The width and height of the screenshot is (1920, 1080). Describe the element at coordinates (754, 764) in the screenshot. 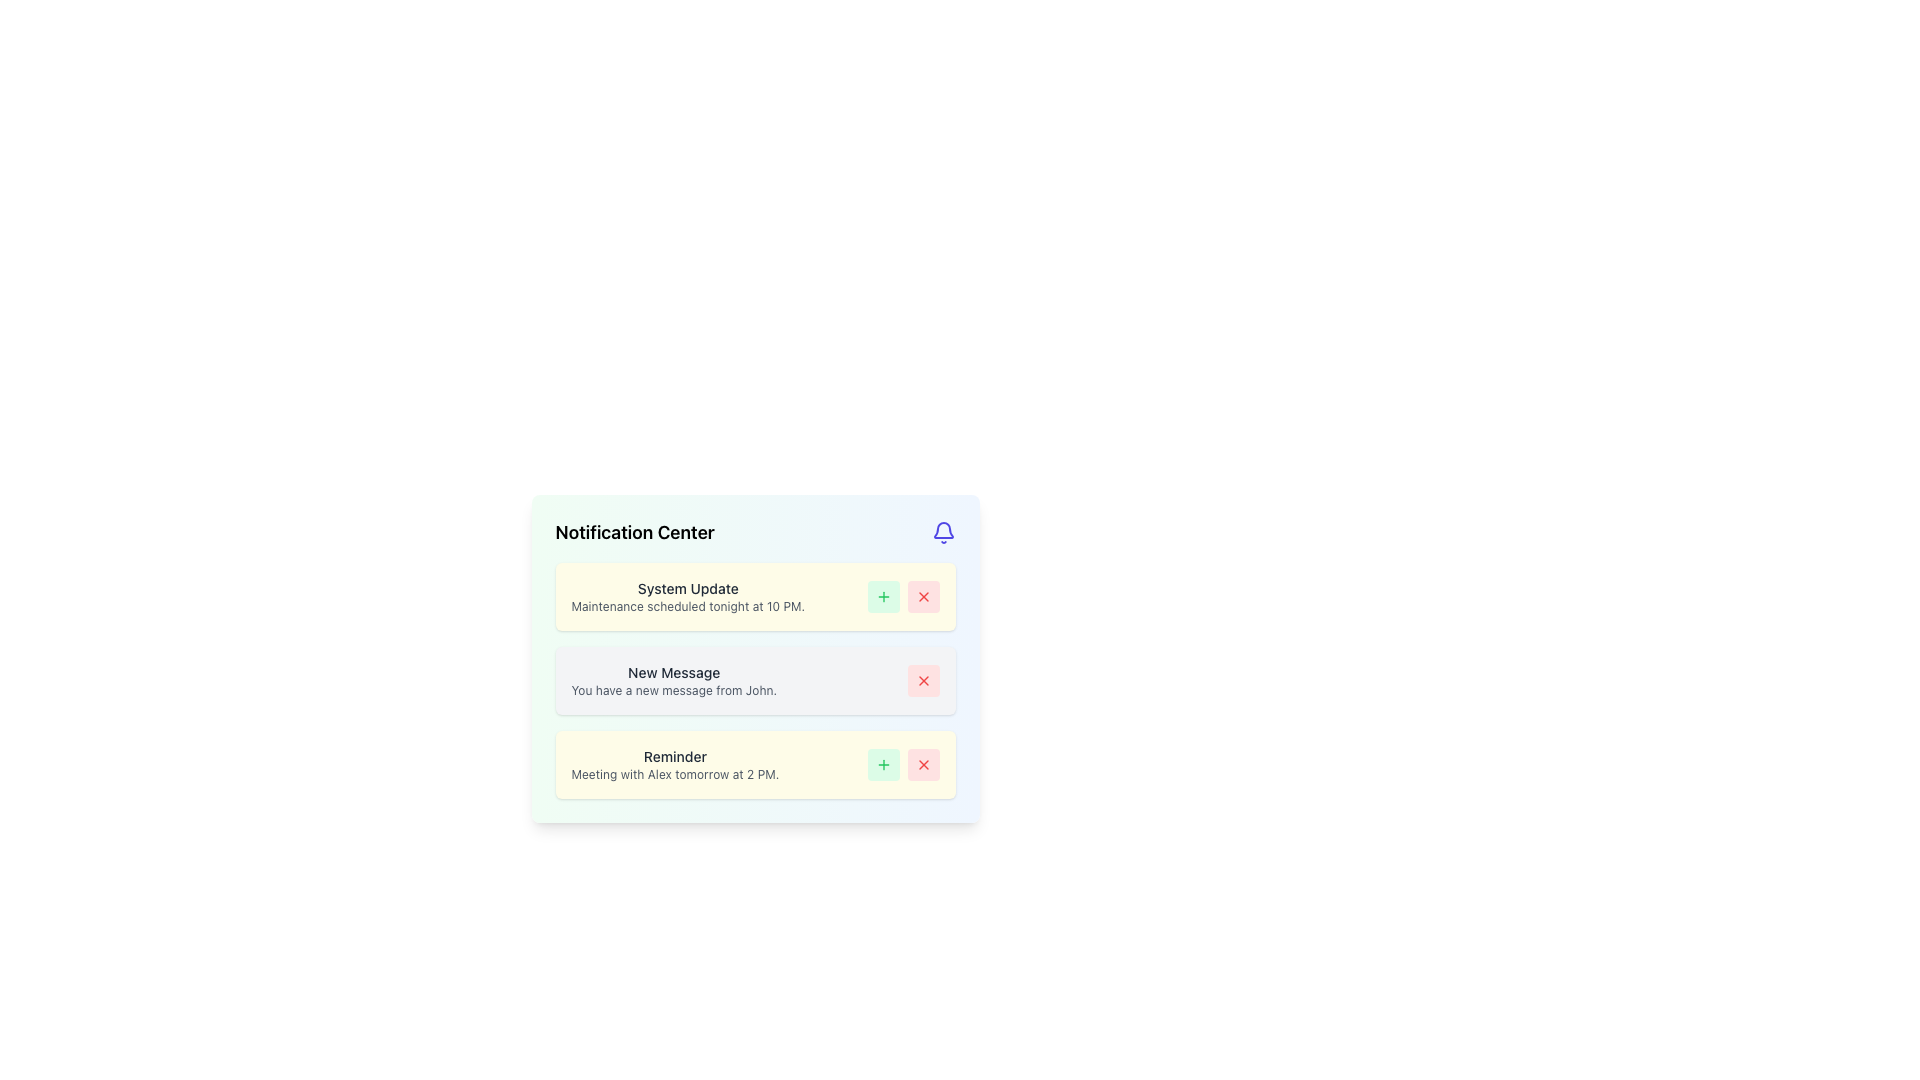

I see `the green plus button on the Reminder notification box to confirm the reminder` at that location.